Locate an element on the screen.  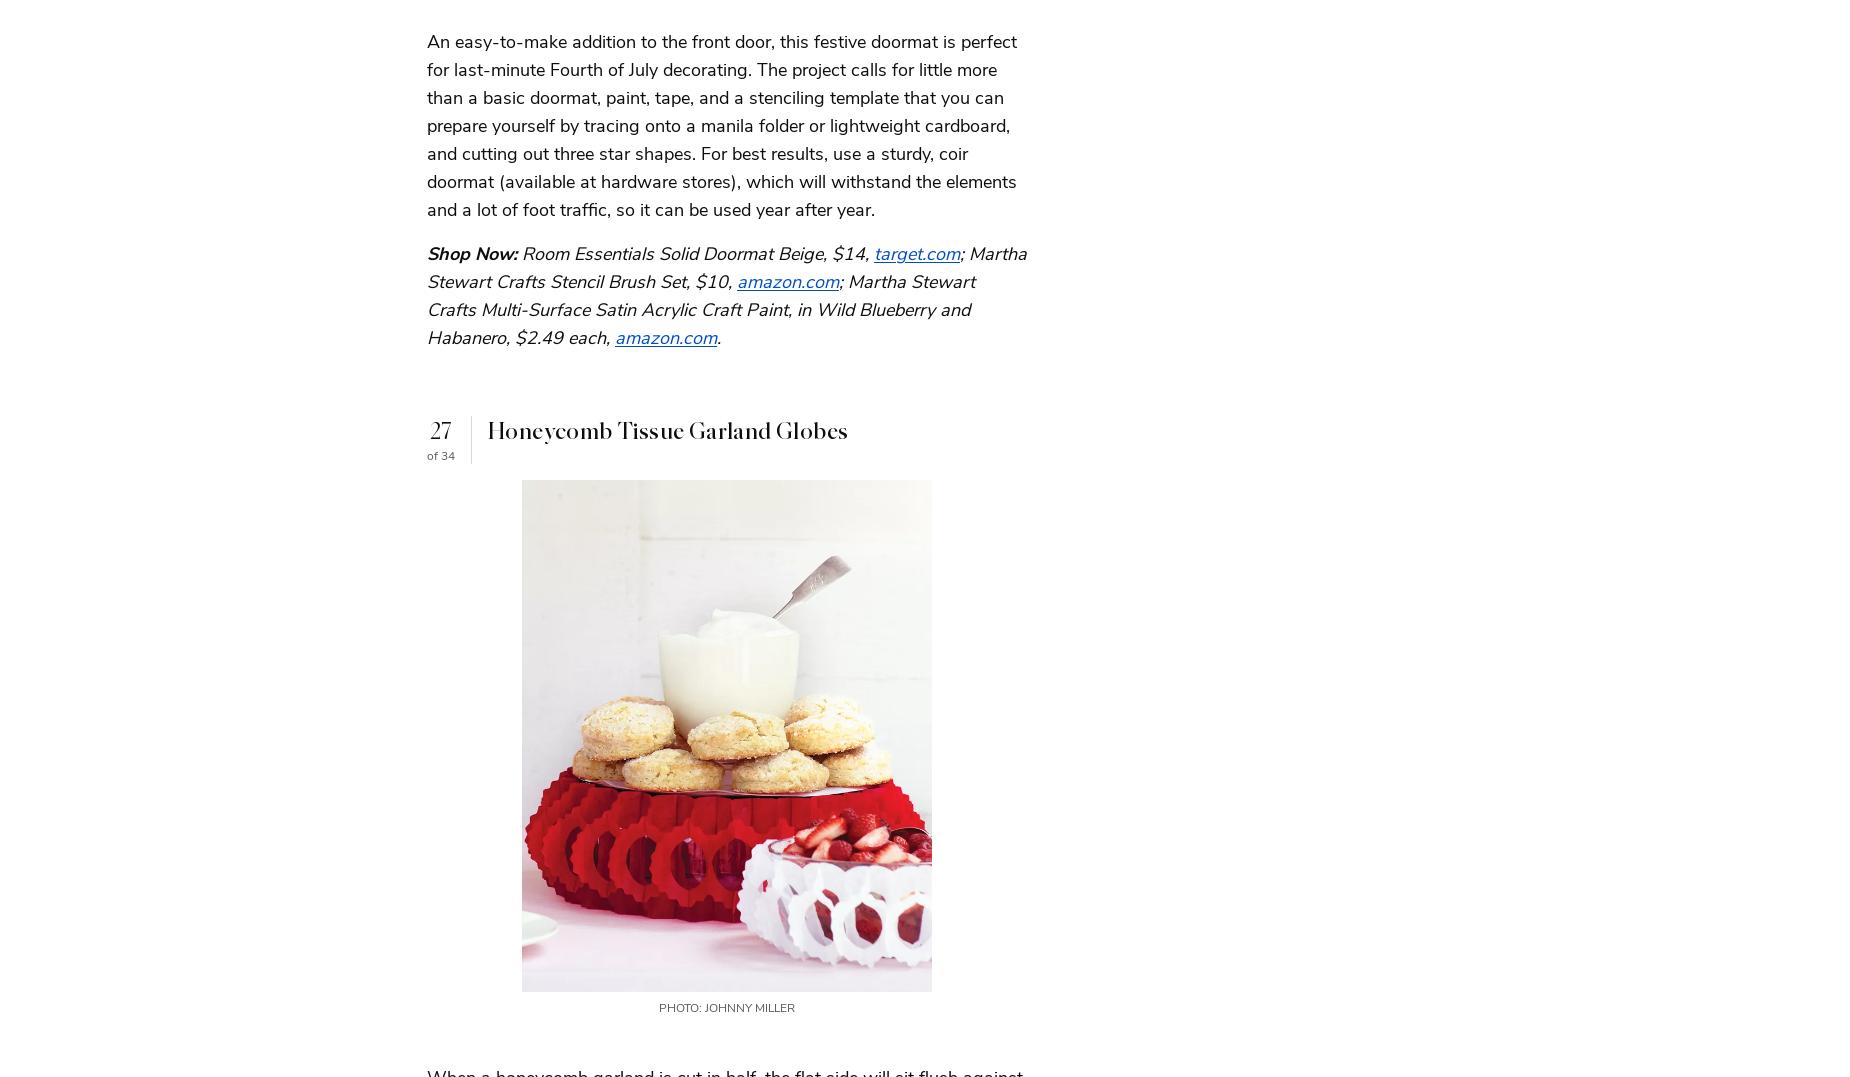
'An easy-to-make addition to the front door, this festive doormat is perfect for last-minute Fourth of July decorating. The project calls for little more than a basic doormat, paint, tape, and a stenciling template that you can prepare yourself by tracing onto a manila folder or lightweight cardboard, and cutting out three star shapes. For best results, use a sturdy, coir doormat (available at hardware stores), which will withstand the elements and a lot of foot traffic, so it can be used year after year.' is located at coordinates (425, 125).